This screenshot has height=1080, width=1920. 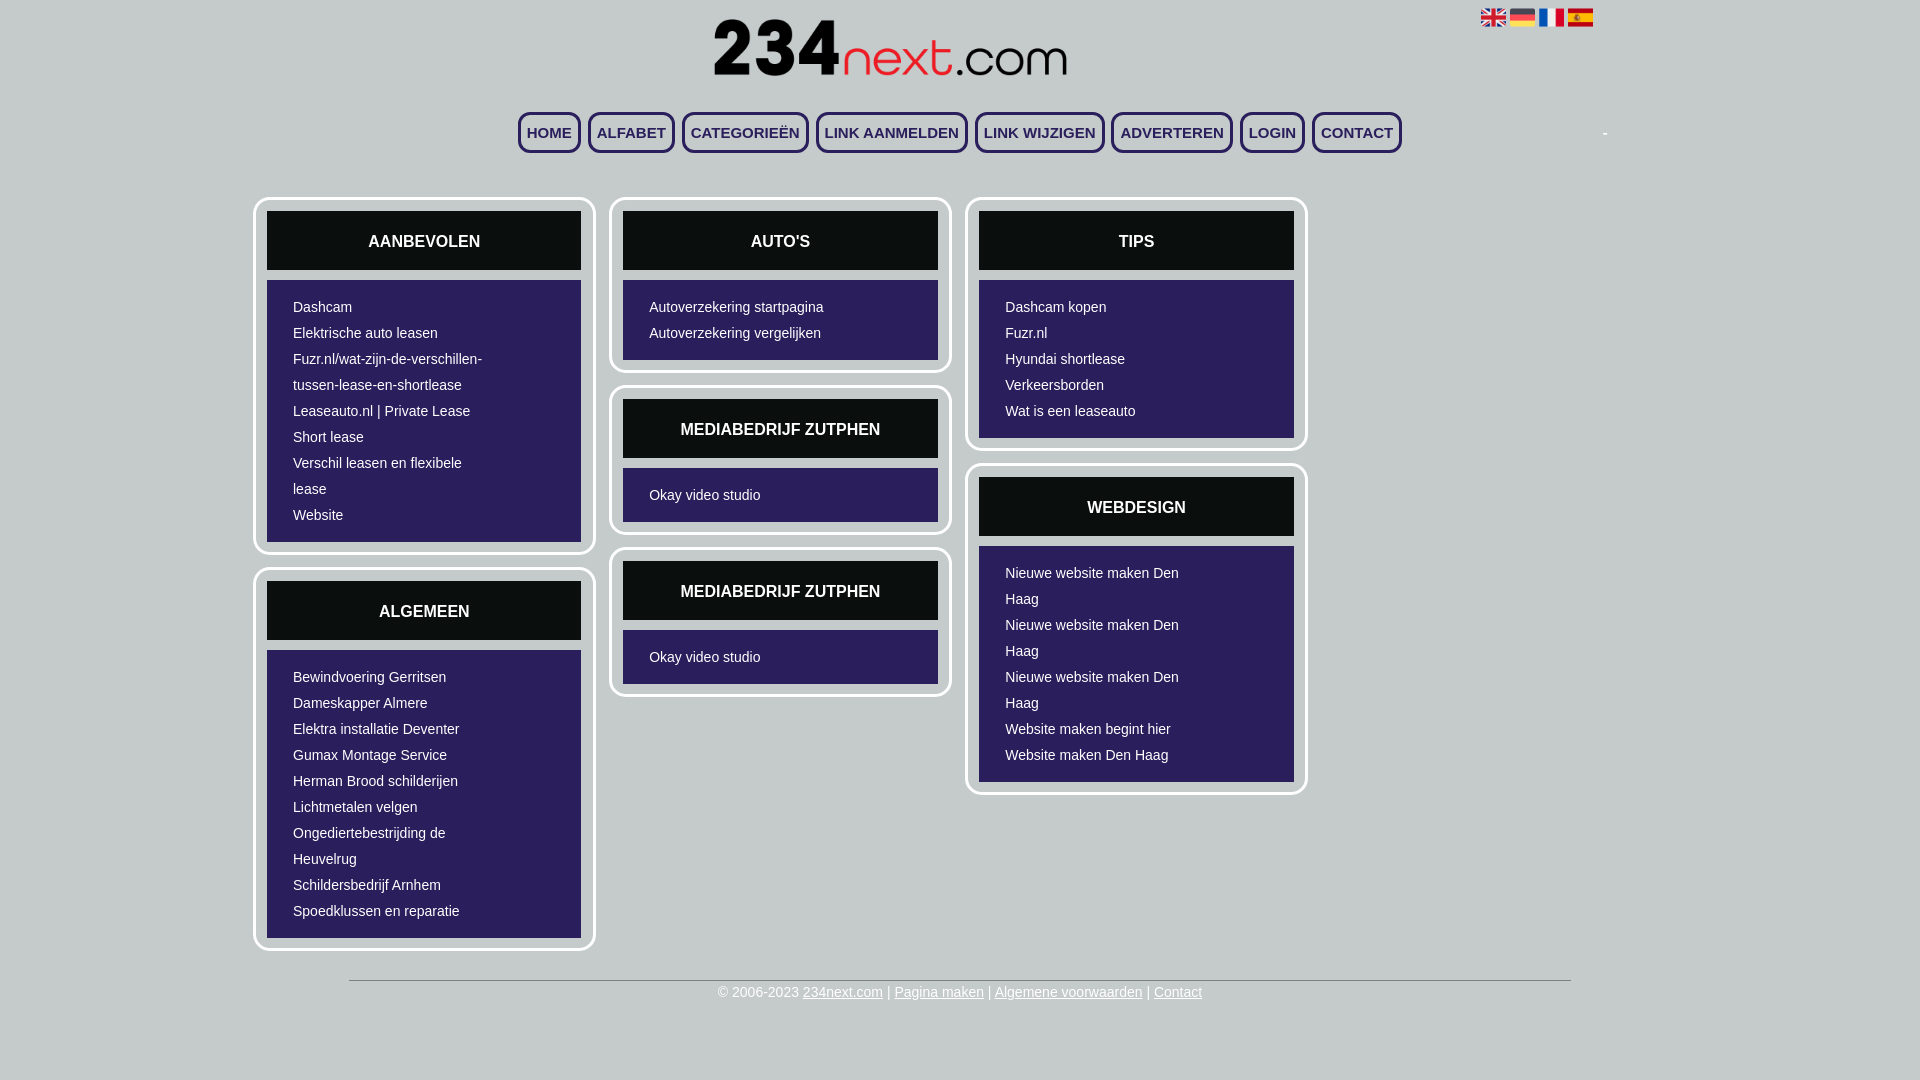 I want to click on 'Verkeersborden', so click(x=1101, y=385).